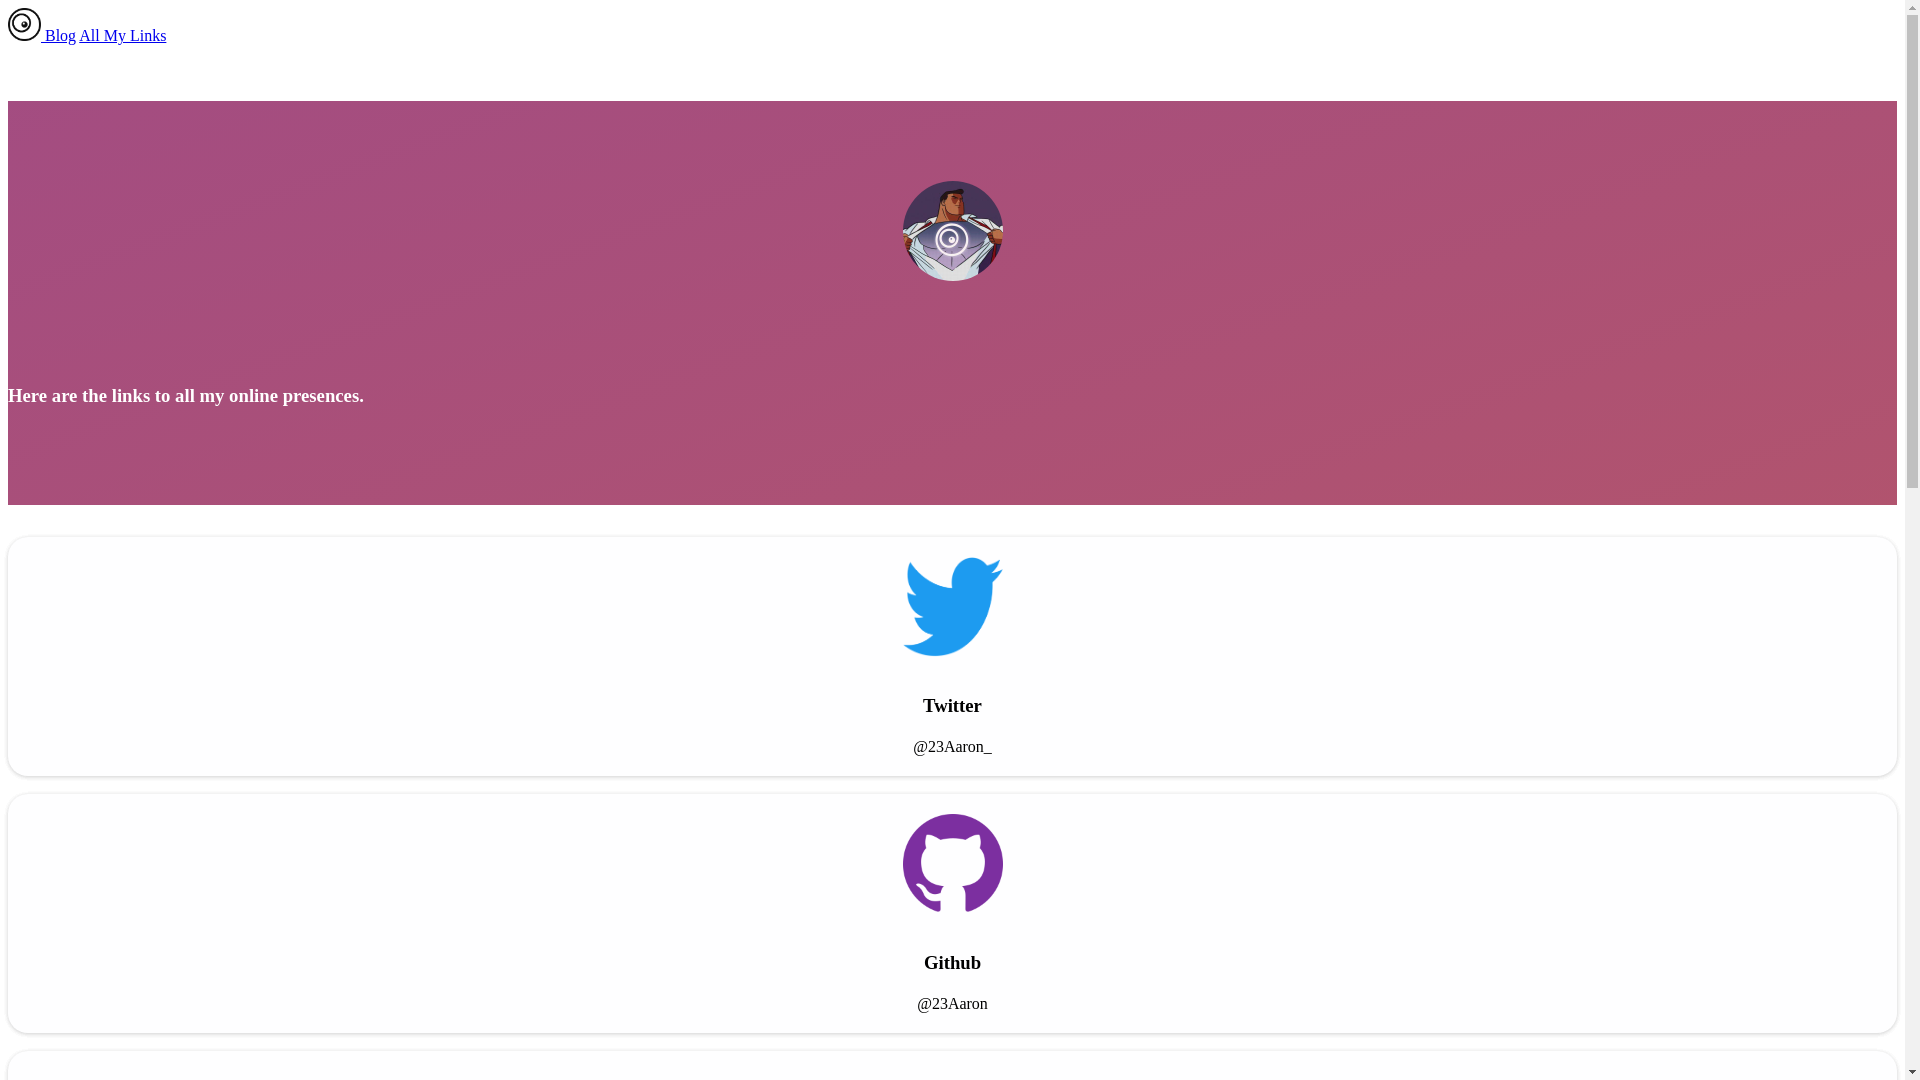 The image size is (1920, 1080). Describe the element at coordinates (44, 35) in the screenshot. I see `'Blog'` at that location.